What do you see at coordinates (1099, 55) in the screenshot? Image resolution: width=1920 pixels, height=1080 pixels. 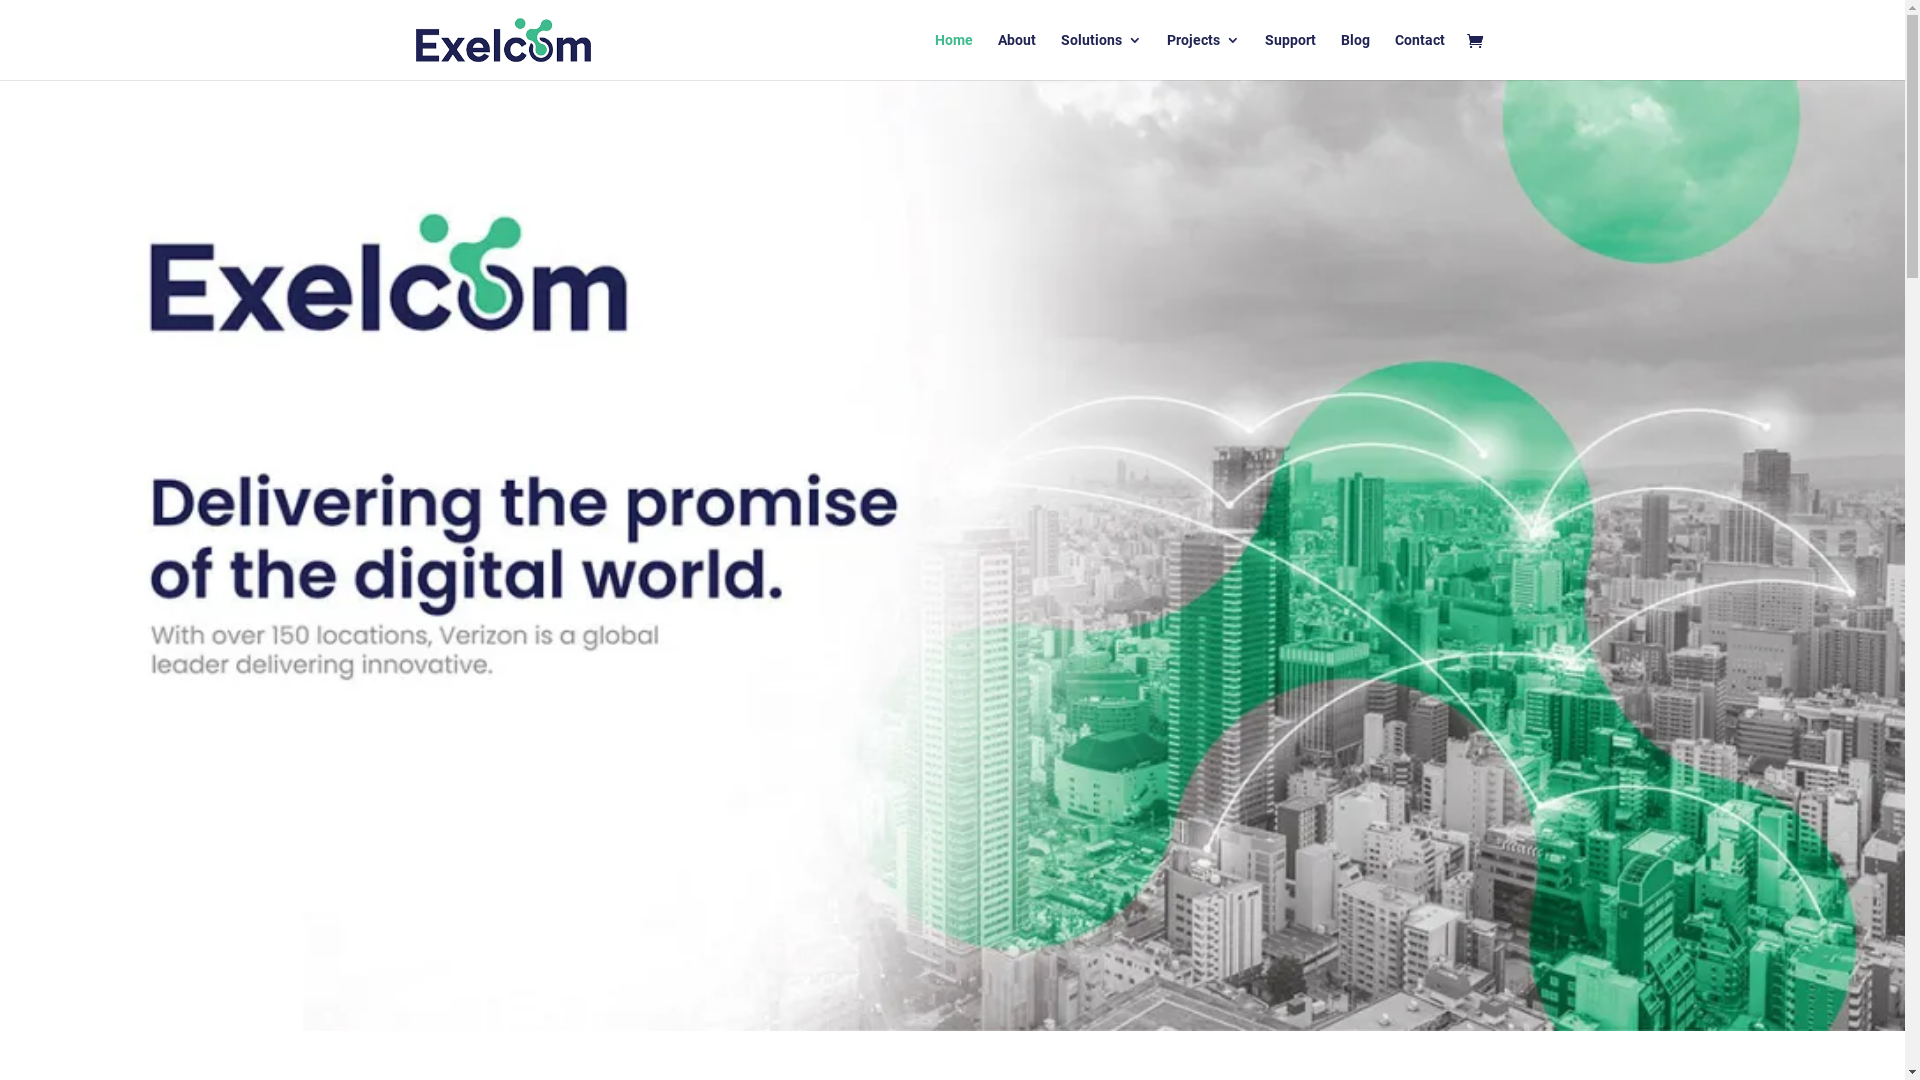 I see `'Solutions'` at bounding box center [1099, 55].